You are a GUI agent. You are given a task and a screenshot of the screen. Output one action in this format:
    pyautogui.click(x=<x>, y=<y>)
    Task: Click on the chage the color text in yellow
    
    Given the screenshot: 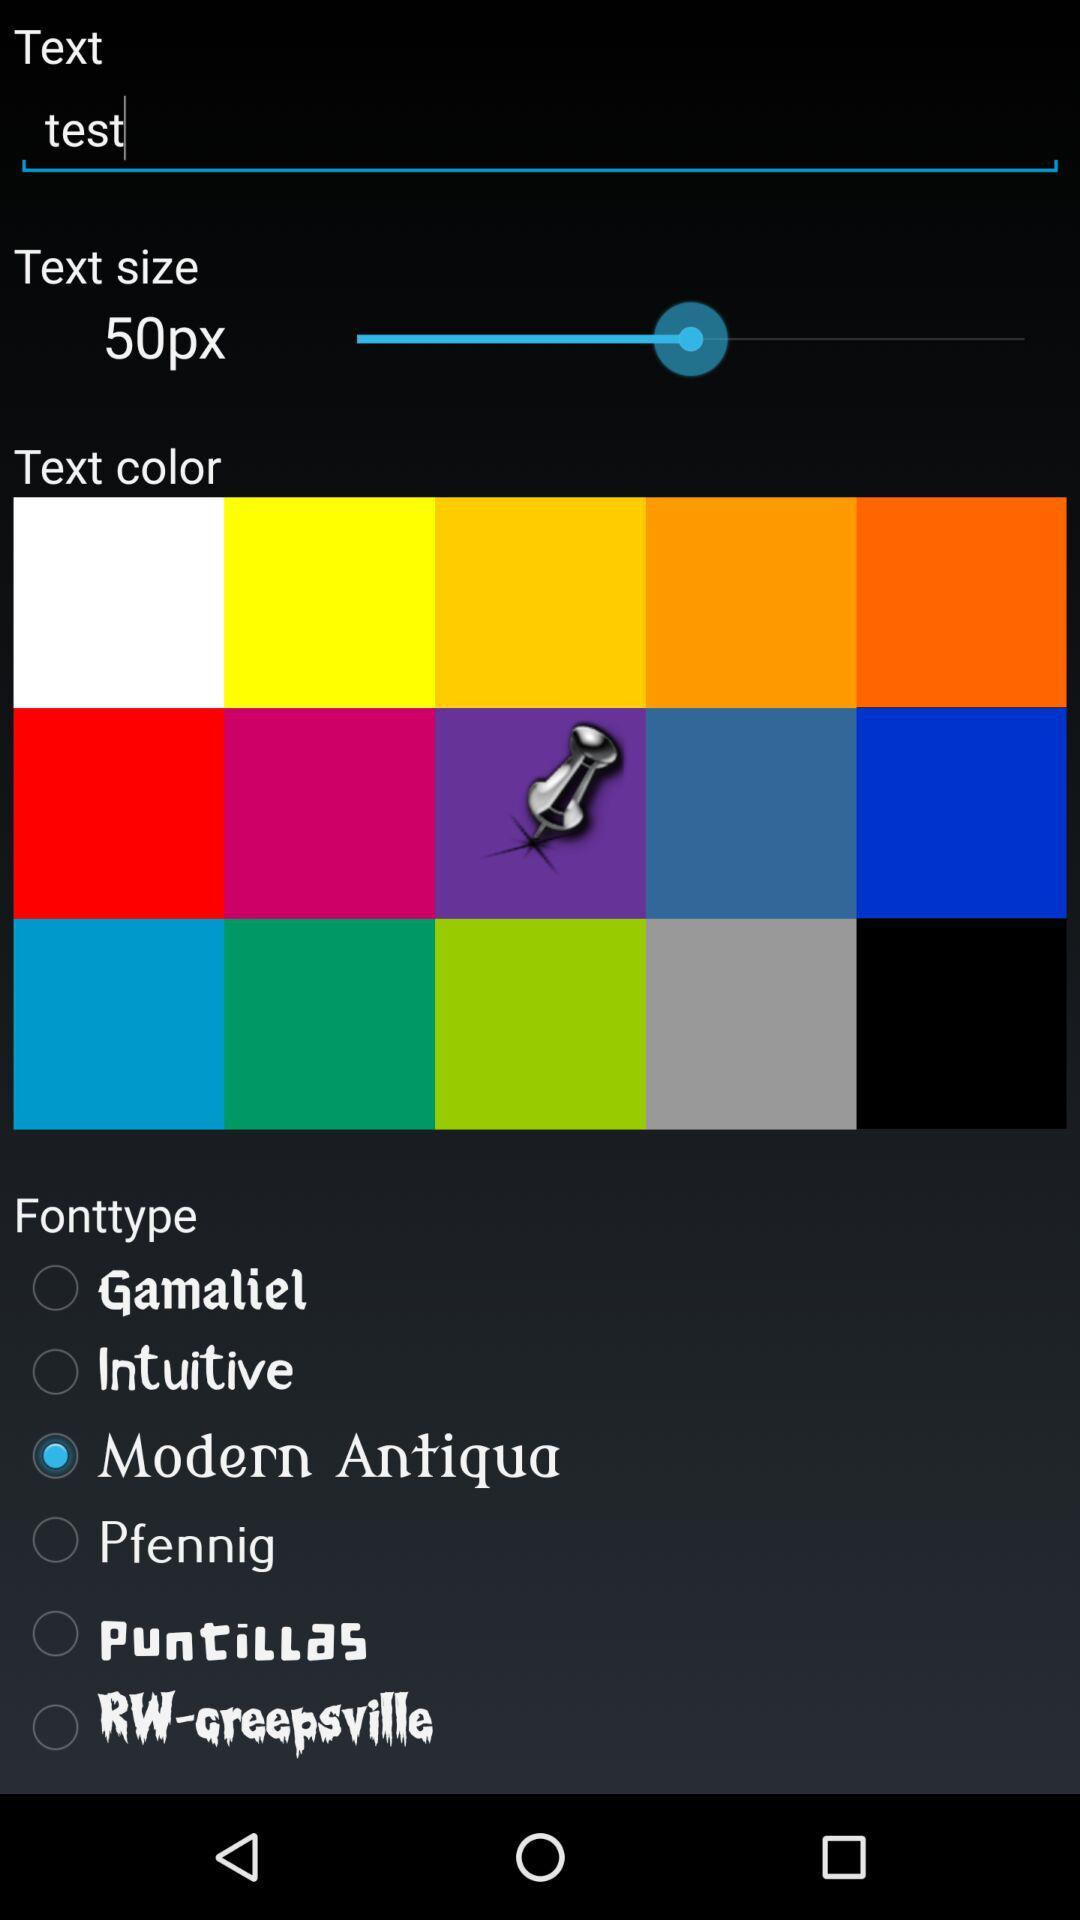 What is the action you would take?
    pyautogui.click(x=540, y=601)
    